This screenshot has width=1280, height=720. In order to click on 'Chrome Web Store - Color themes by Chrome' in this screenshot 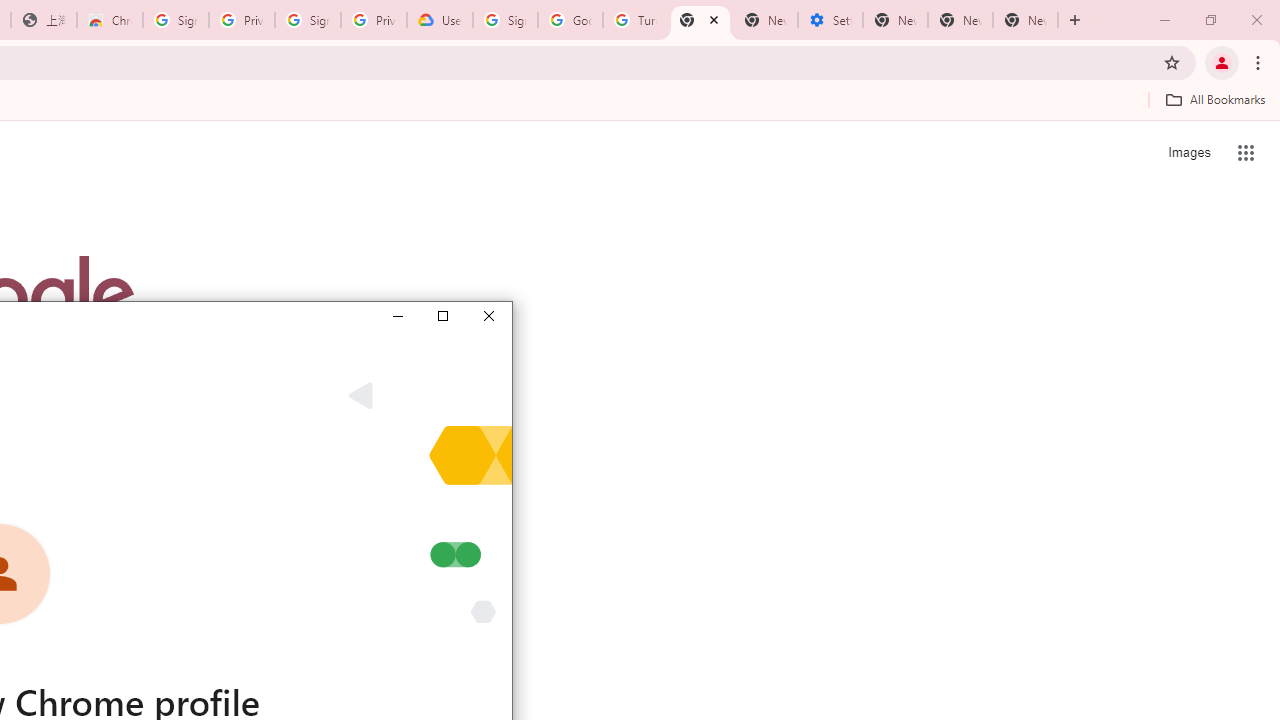, I will do `click(109, 20)`.